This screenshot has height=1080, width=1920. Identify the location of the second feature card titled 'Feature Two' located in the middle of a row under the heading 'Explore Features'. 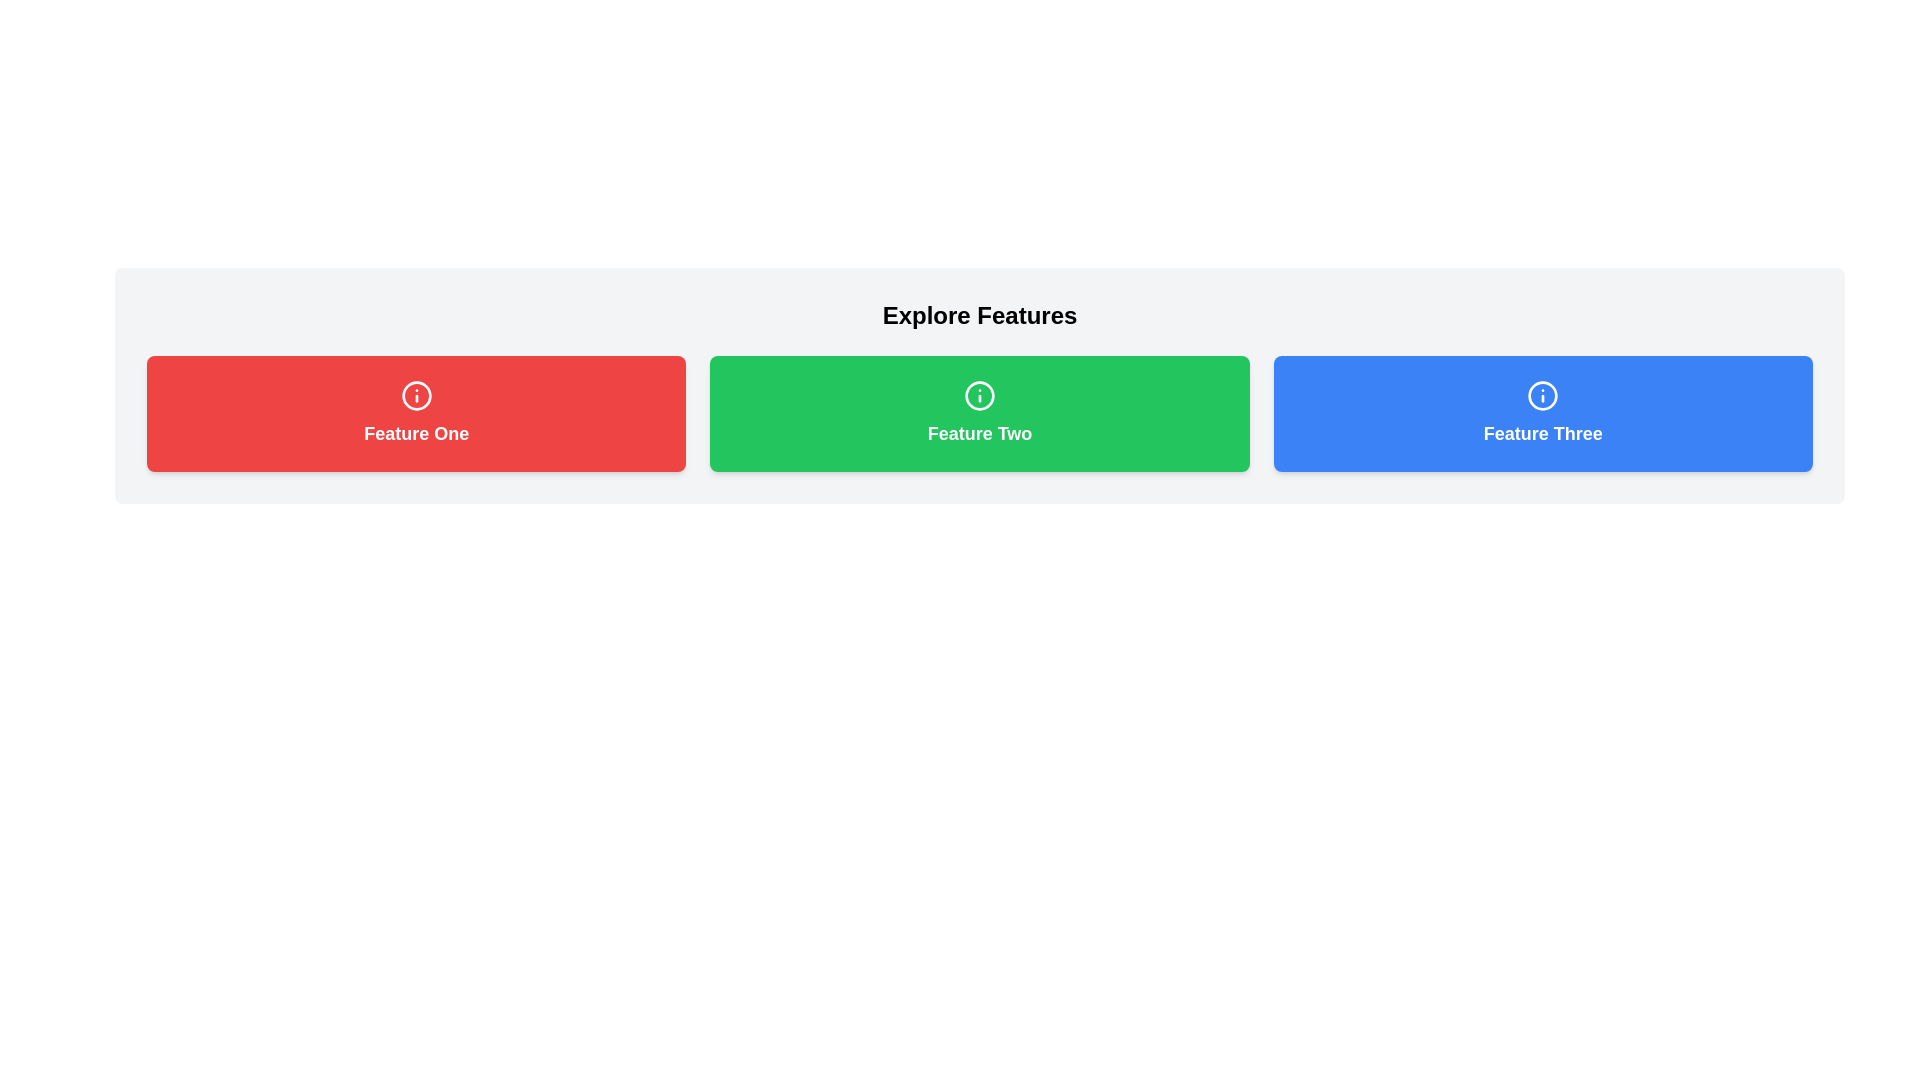
(979, 412).